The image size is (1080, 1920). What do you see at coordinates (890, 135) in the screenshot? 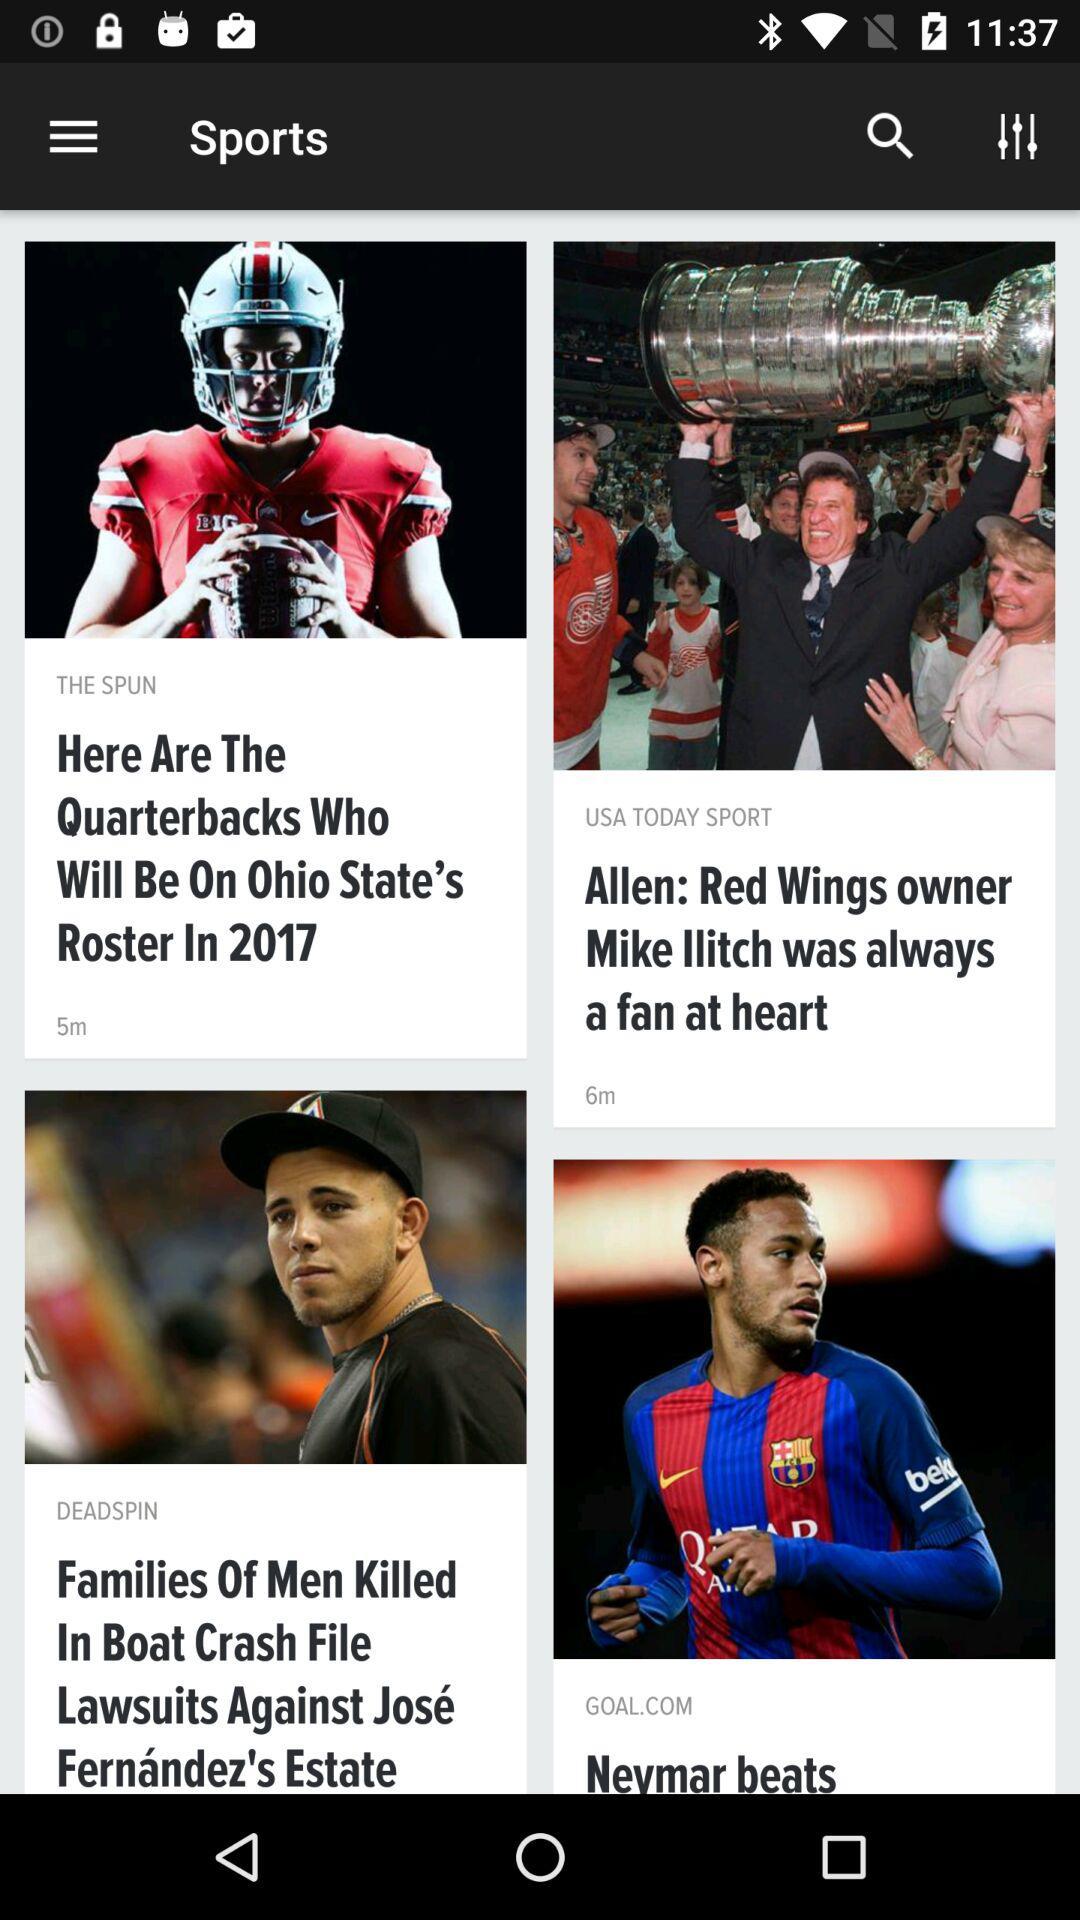
I see `item next to sports item` at bounding box center [890, 135].